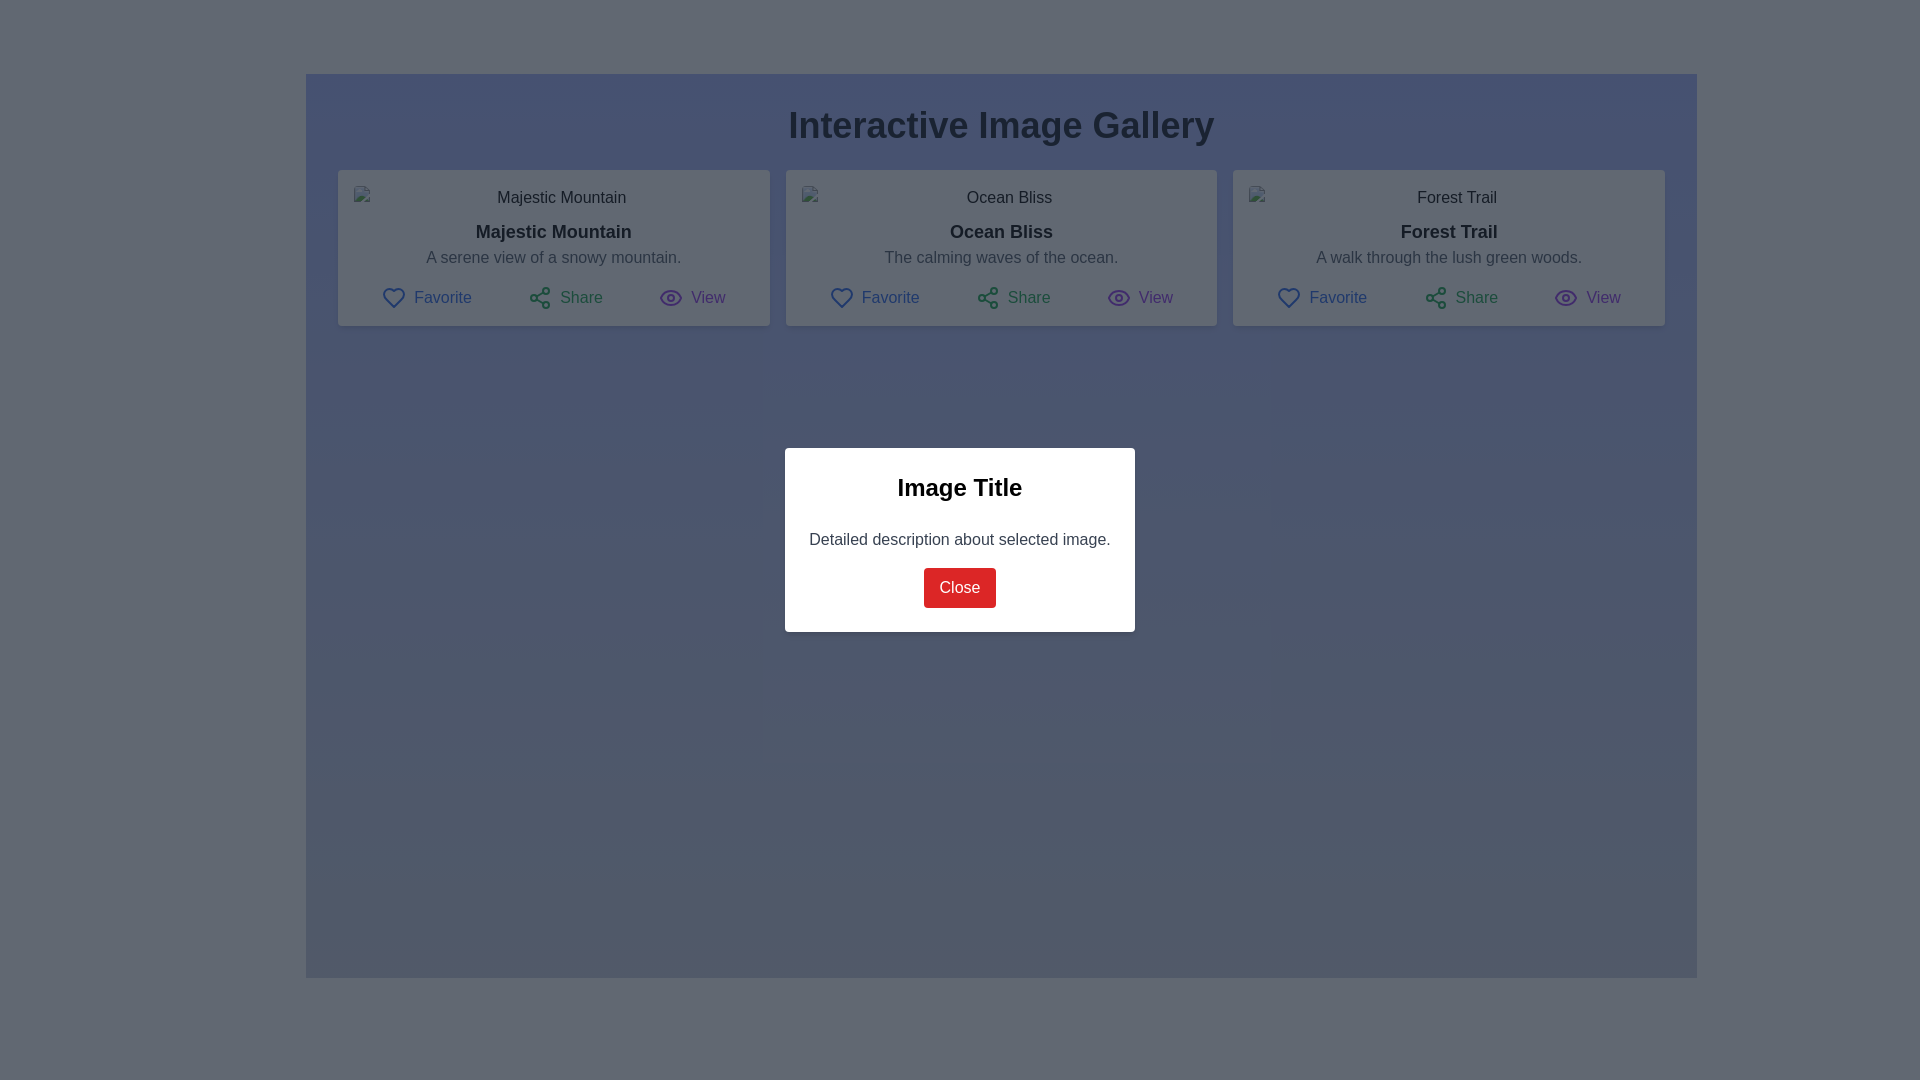 The width and height of the screenshot is (1920, 1080). What do you see at coordinates (394, 297) in the screenshot?
I see `the heart icon styled as an outline, blue in color, located to the left of the text 'Favorite' within the 'Majestic Mountain' card` at bounding box center [394, 297].